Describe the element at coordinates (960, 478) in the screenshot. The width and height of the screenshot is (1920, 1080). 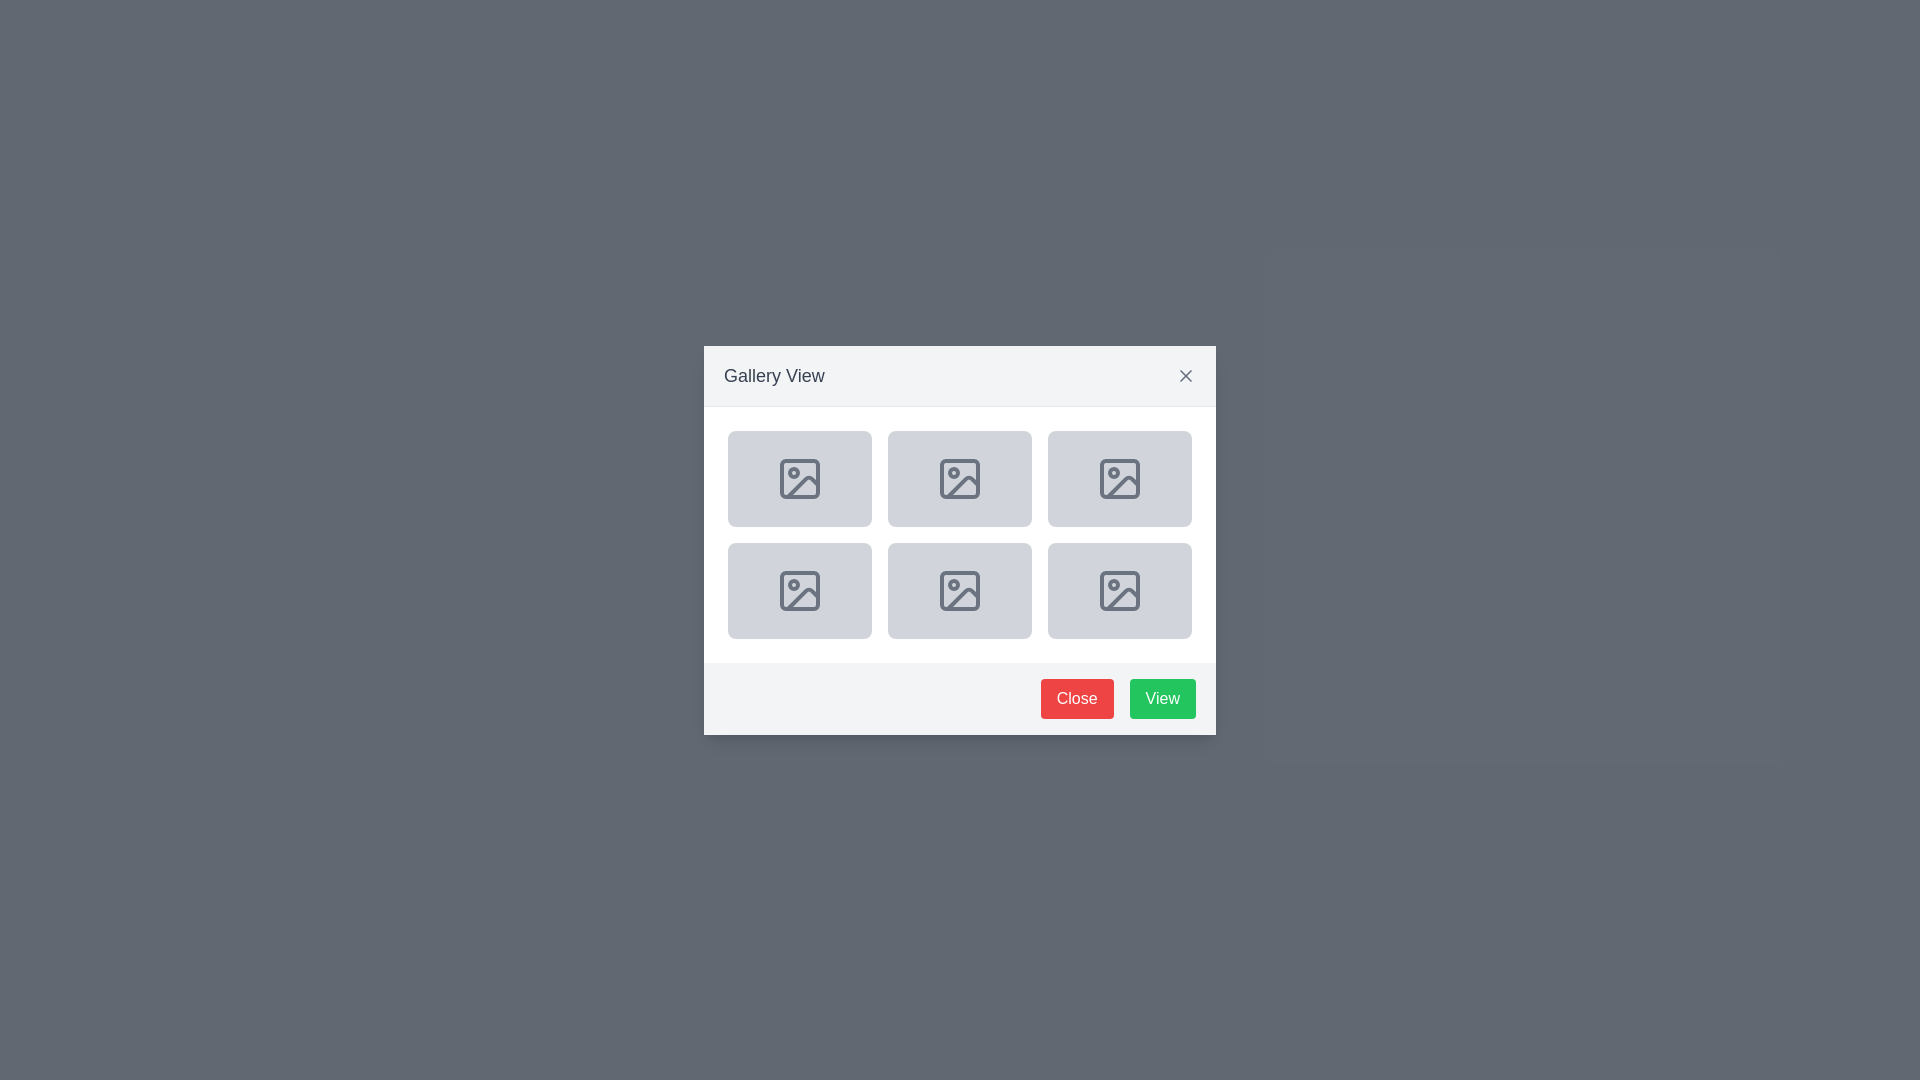
I see `the image placeholder icon located in the second row, second column of the grid layout within the 'Gallery View' modal dialog` at that location.